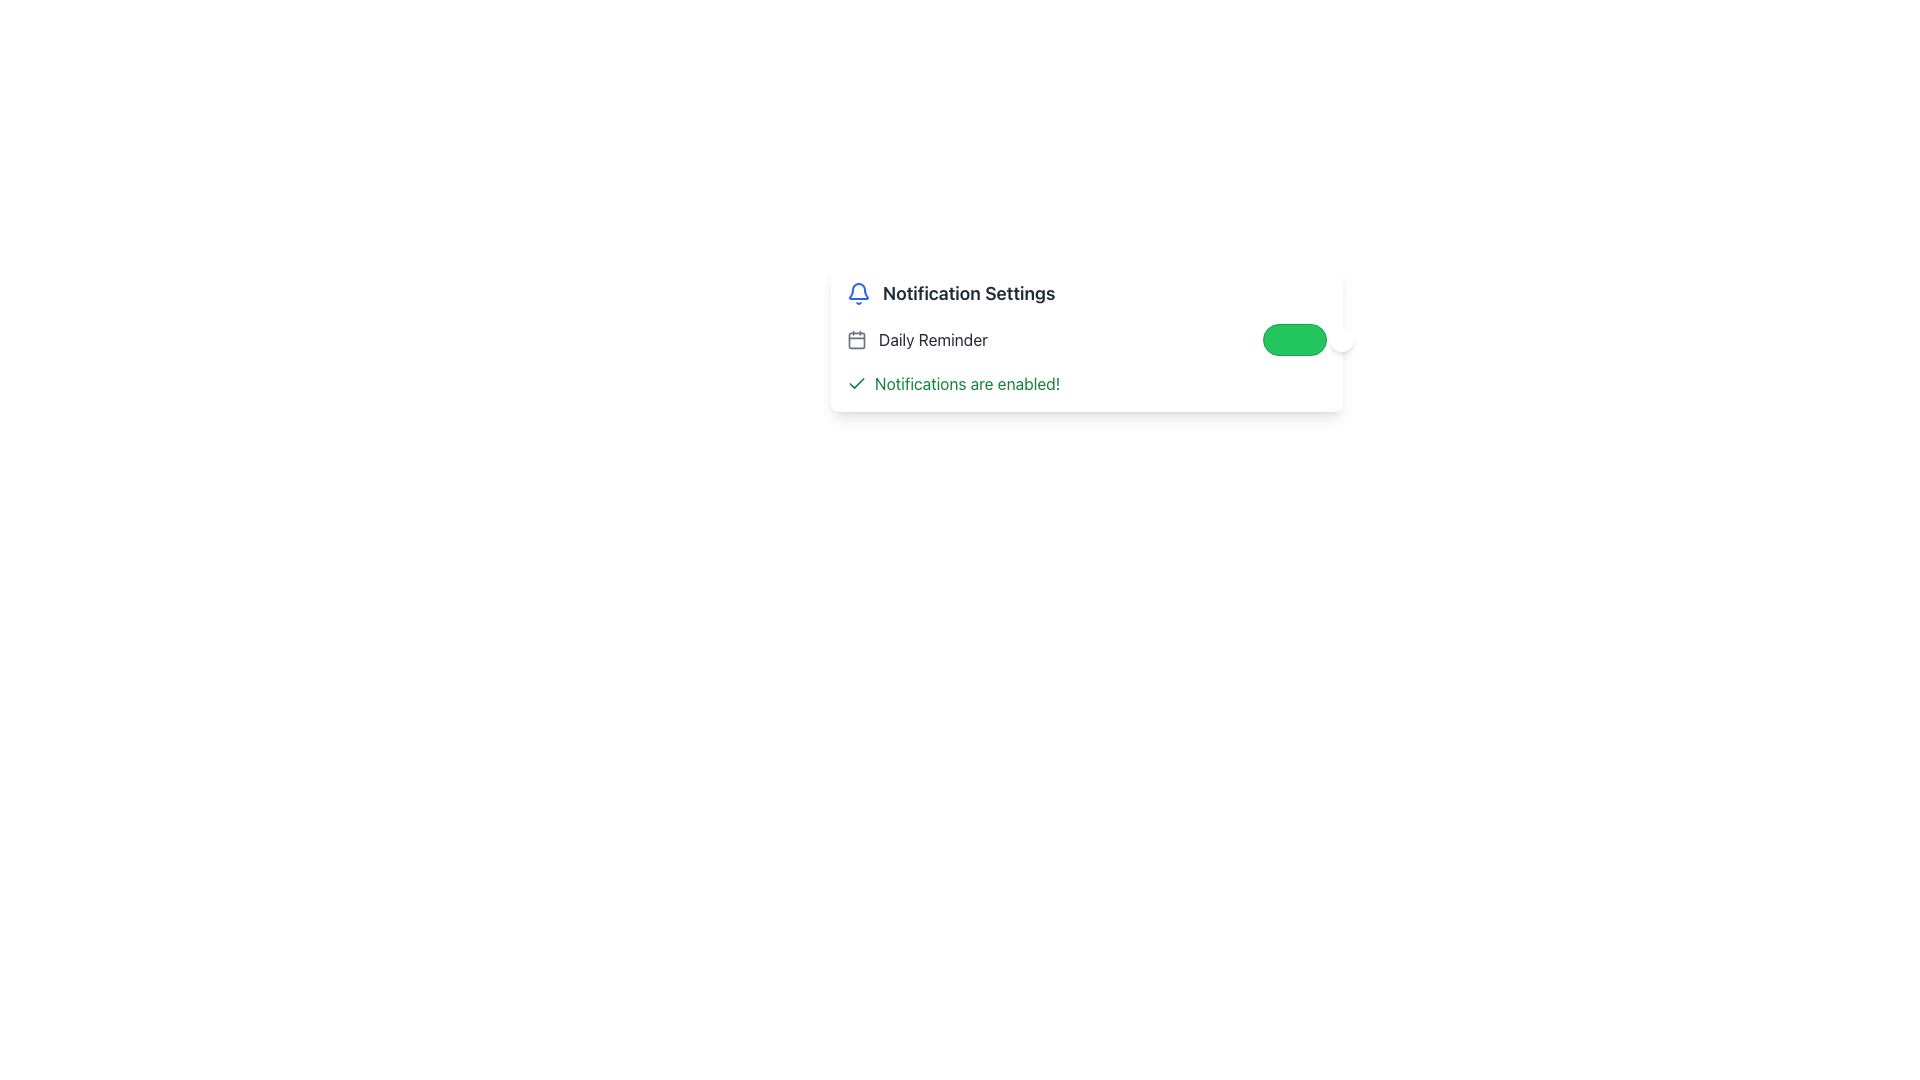 Image resolution: width=1920 pixels, height=1080 pixels. What do you see at coordinates (857, 338) in the screenshot?
I see `the gray calendar icon with rounded corners located to the left of the 'Daily Reminder' text under the 'Notification Settings' heading` at bounding box center [857, 338].